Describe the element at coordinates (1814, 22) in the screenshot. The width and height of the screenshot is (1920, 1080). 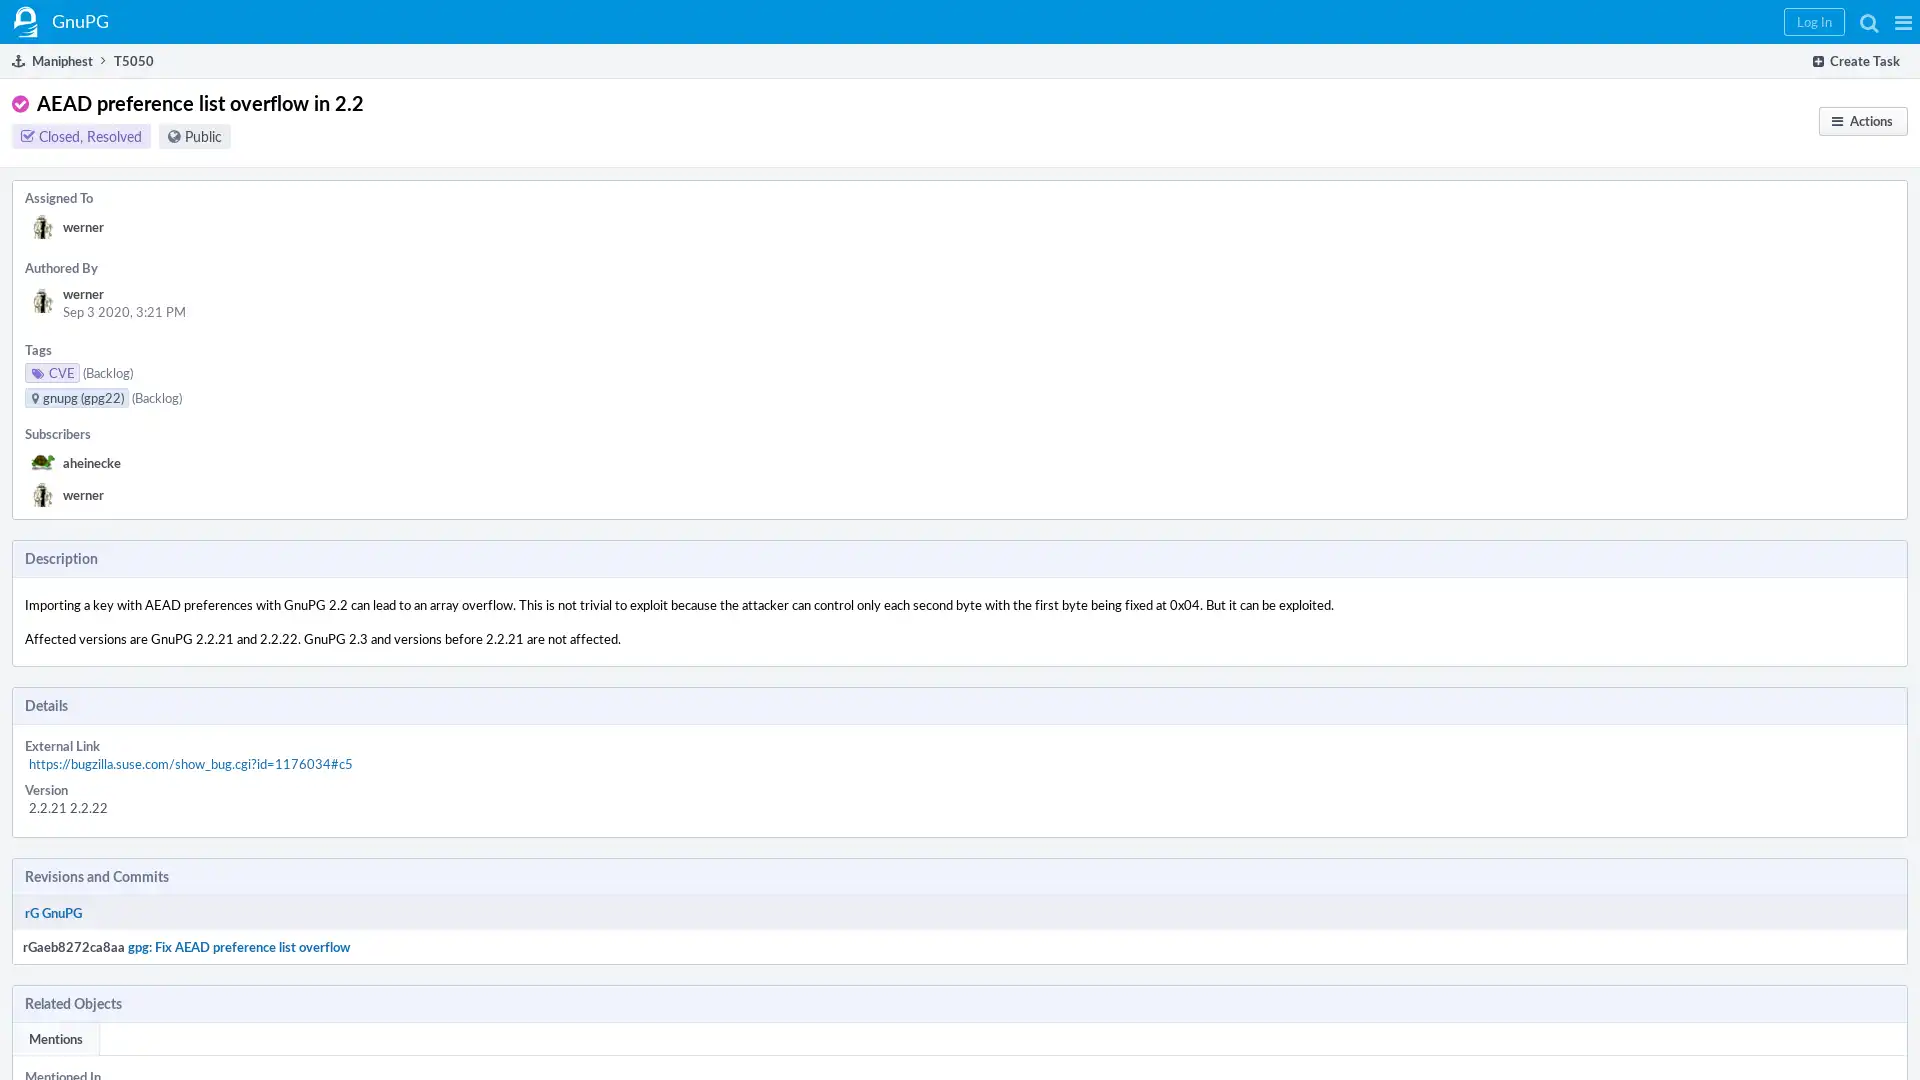
I see `Log In` at that location.